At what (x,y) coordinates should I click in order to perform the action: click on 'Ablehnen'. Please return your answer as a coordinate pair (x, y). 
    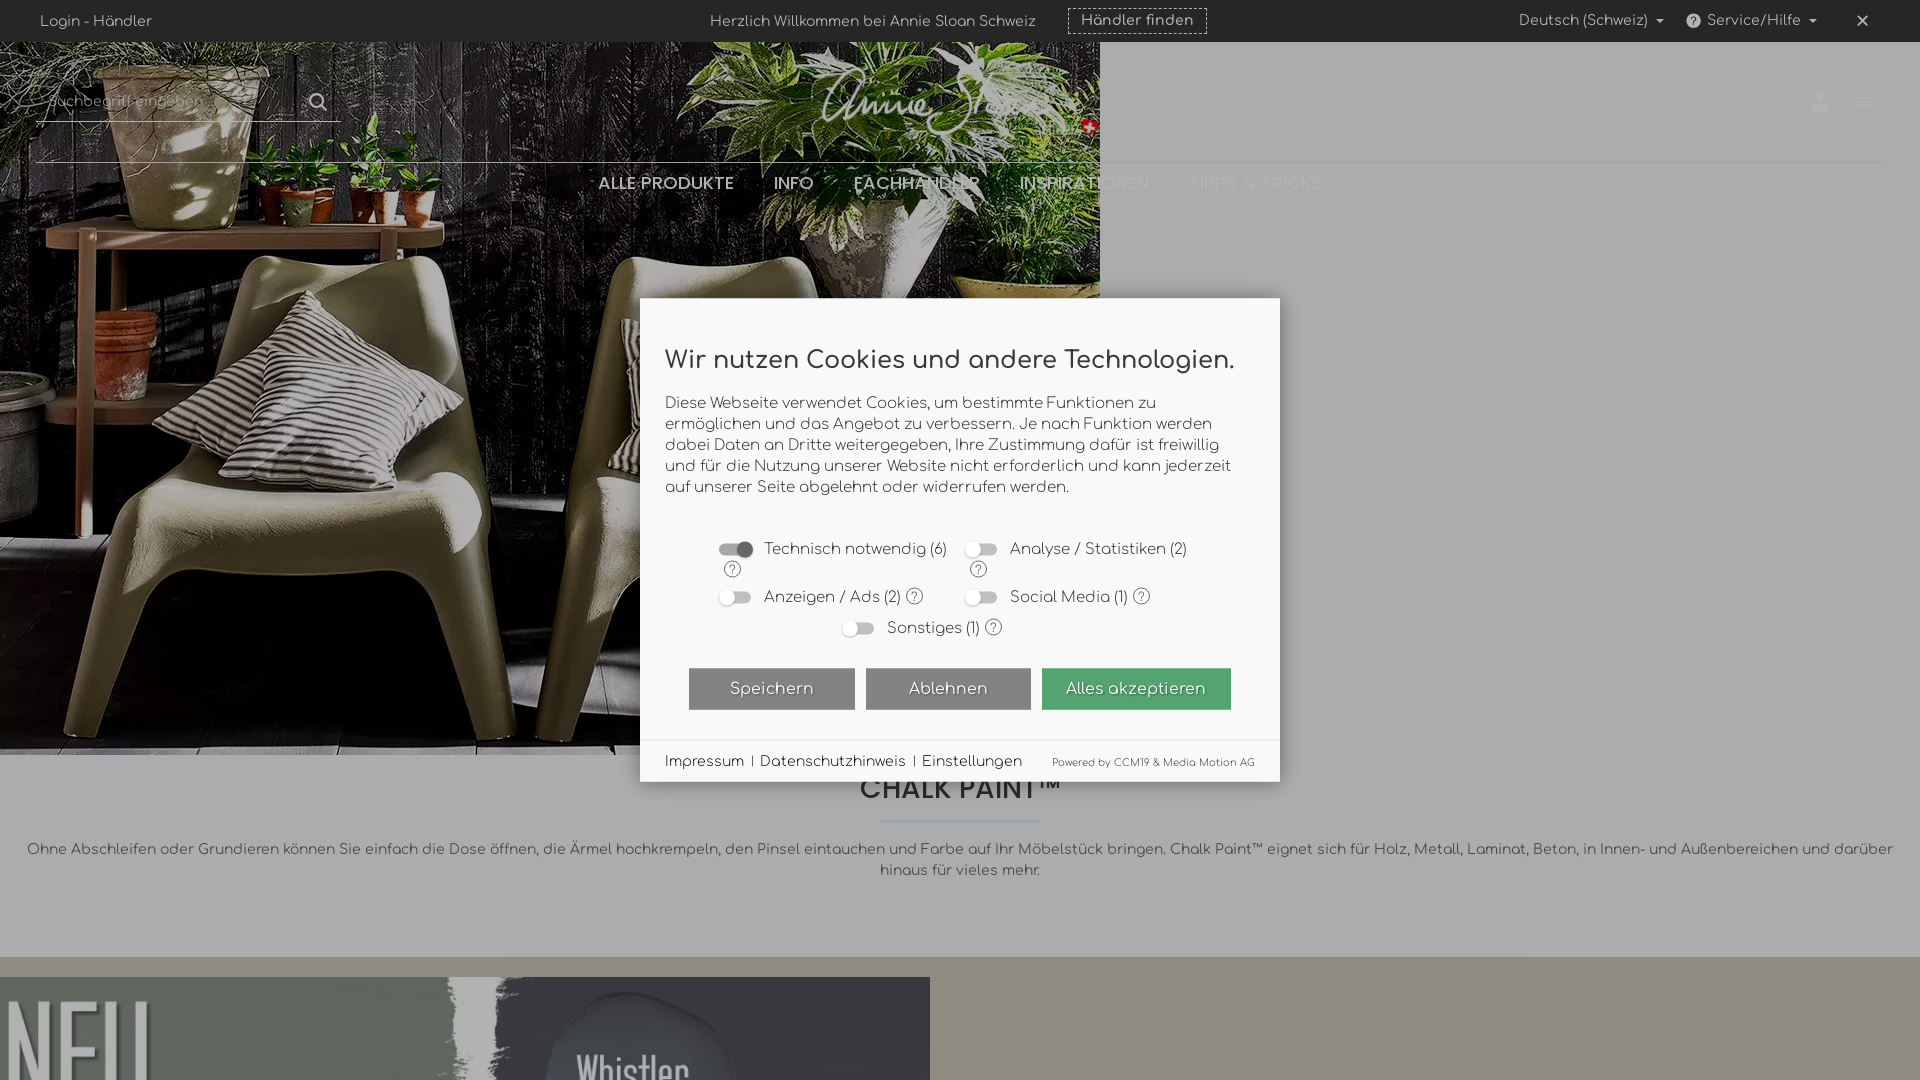
    Looking at the image, I should click on (947, 687).